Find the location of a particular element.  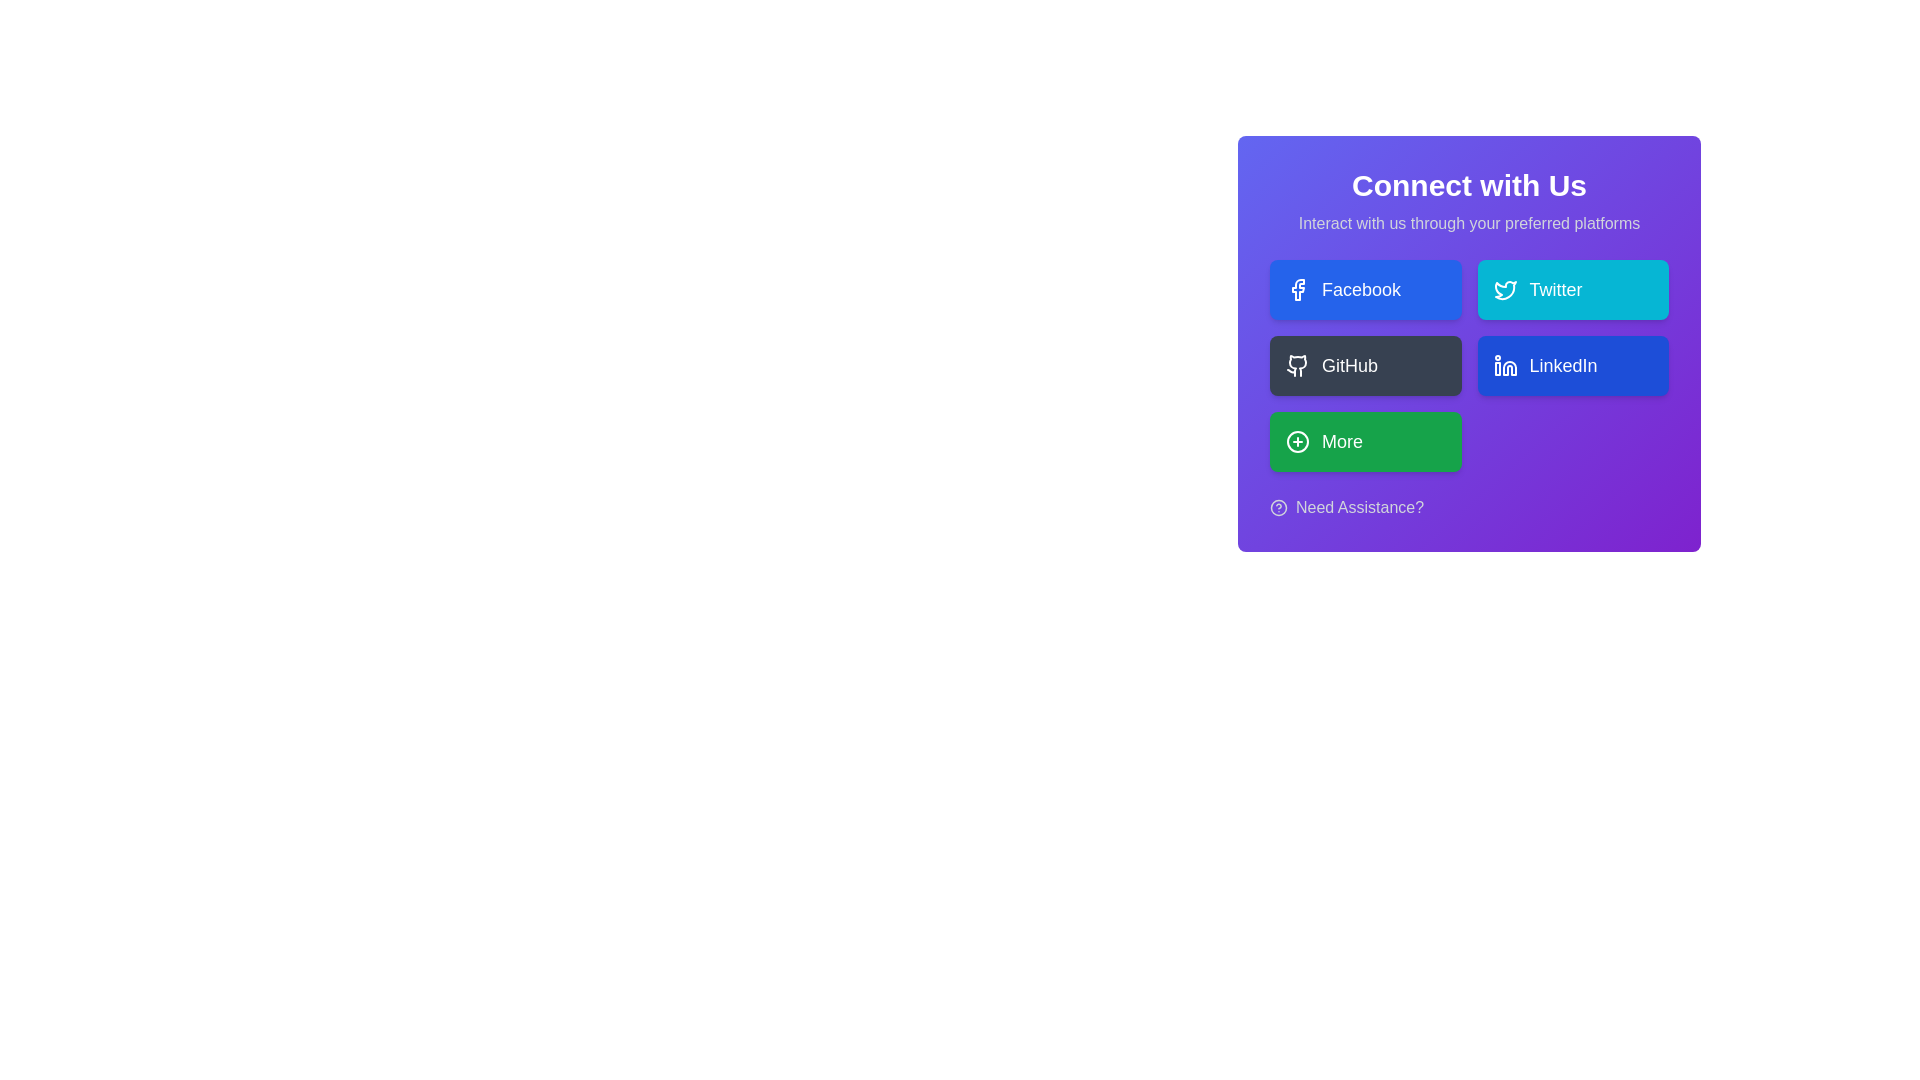

the 'GitHub' text label, which is displayed in white on a dark gray button-like structure with rounded corners, located in the 'Connect with Us' section is located at coordinates (1349, 366).